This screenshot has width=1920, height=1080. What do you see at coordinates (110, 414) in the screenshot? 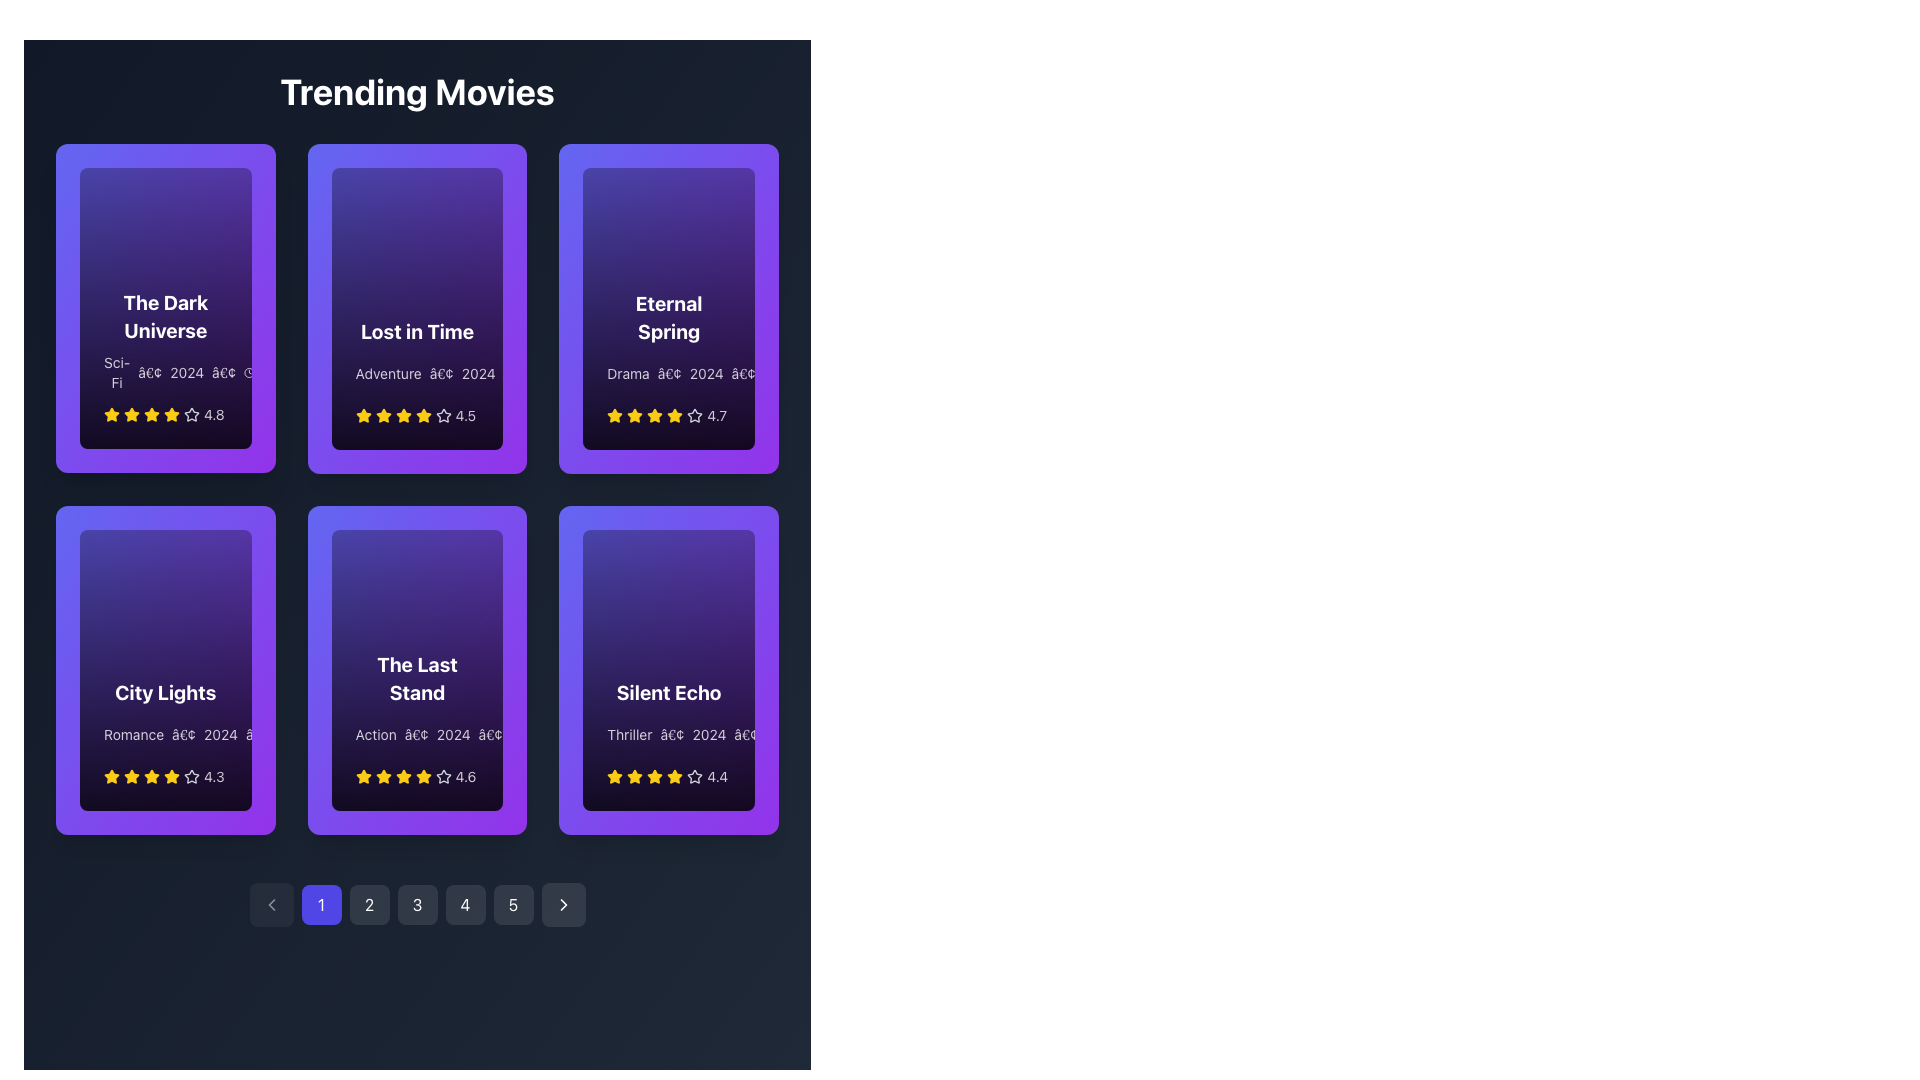
I see `the first star icon in the rating section beneath the movie title 'The Dark Universe' to indicate its rating` at bounding box center [110, 414].